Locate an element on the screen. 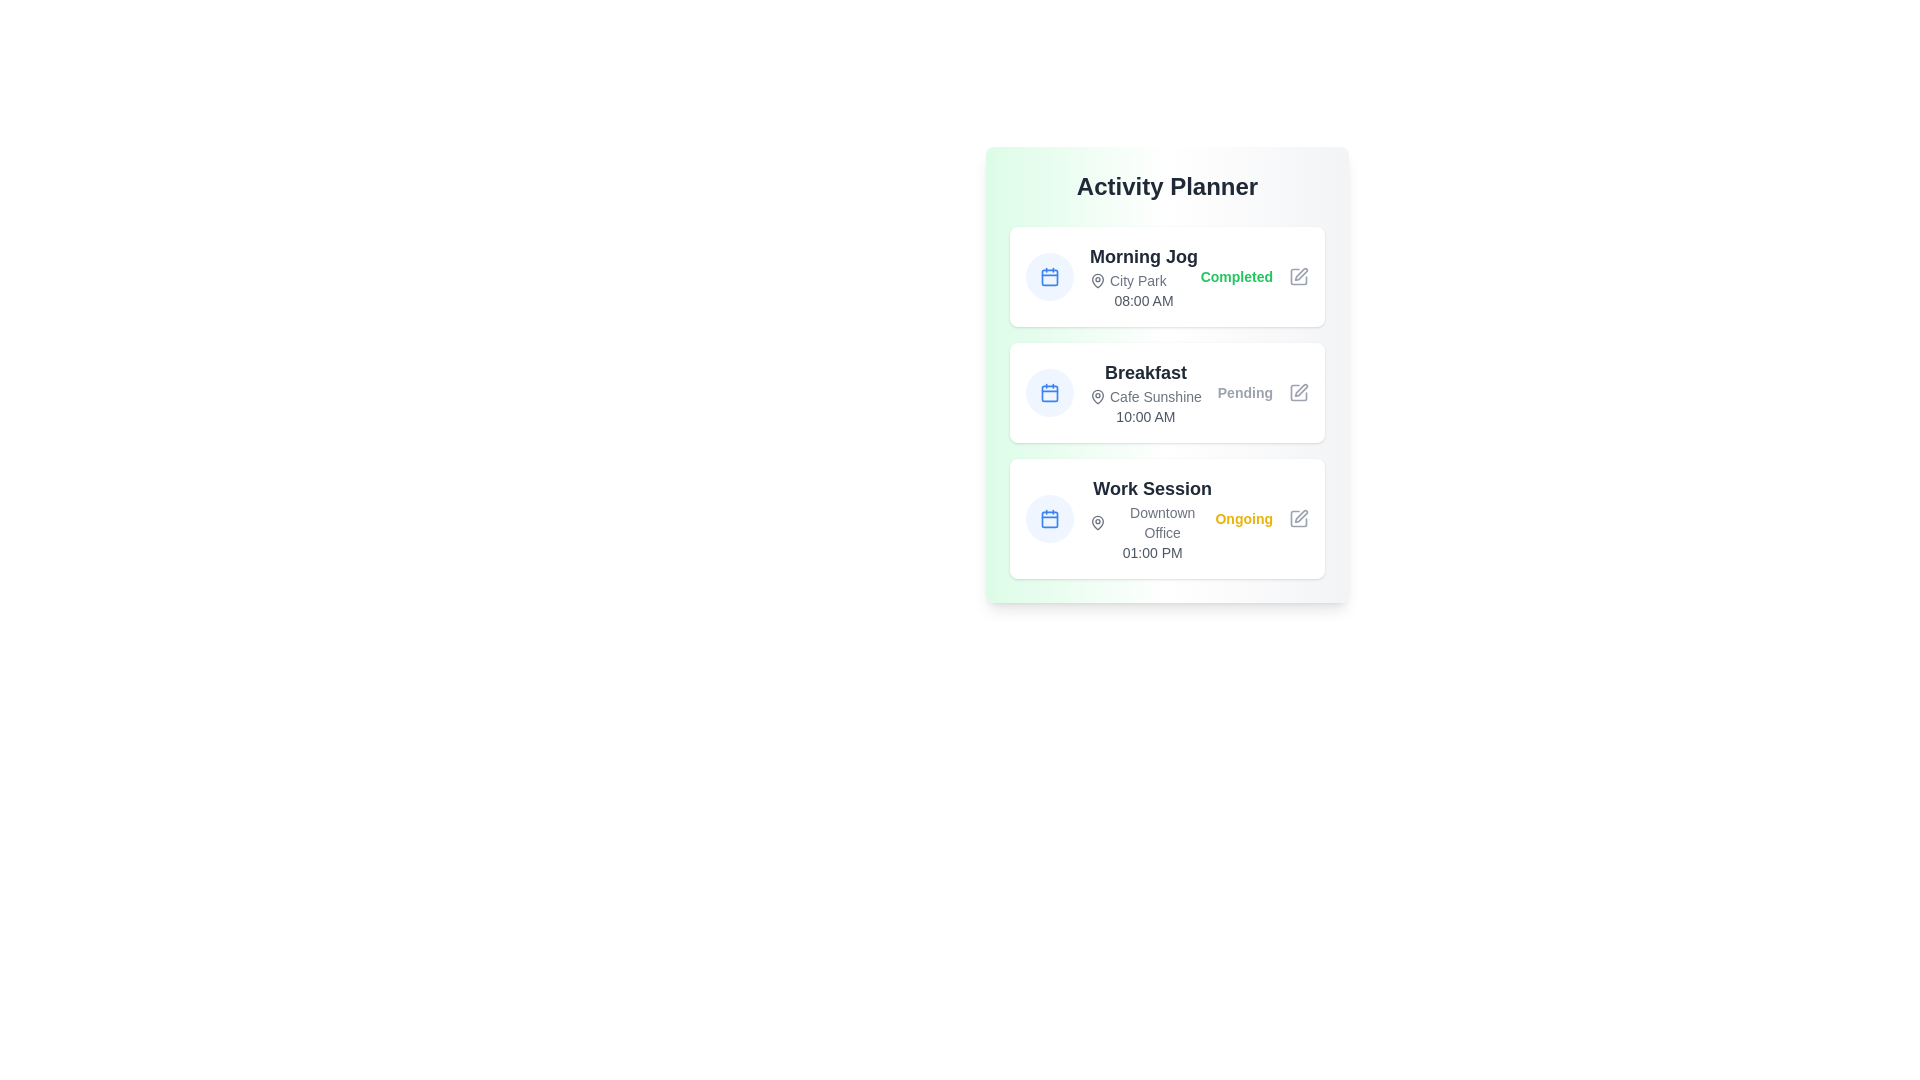 The height and width of the screenshot is (1080, 1920). the area of the text label displaying the location name associated with the scheduled event, which is positioned below the 'Breakfast' text and above the '10:00 AM' text, with a map pin icon is located at coordinates (1145, 397).